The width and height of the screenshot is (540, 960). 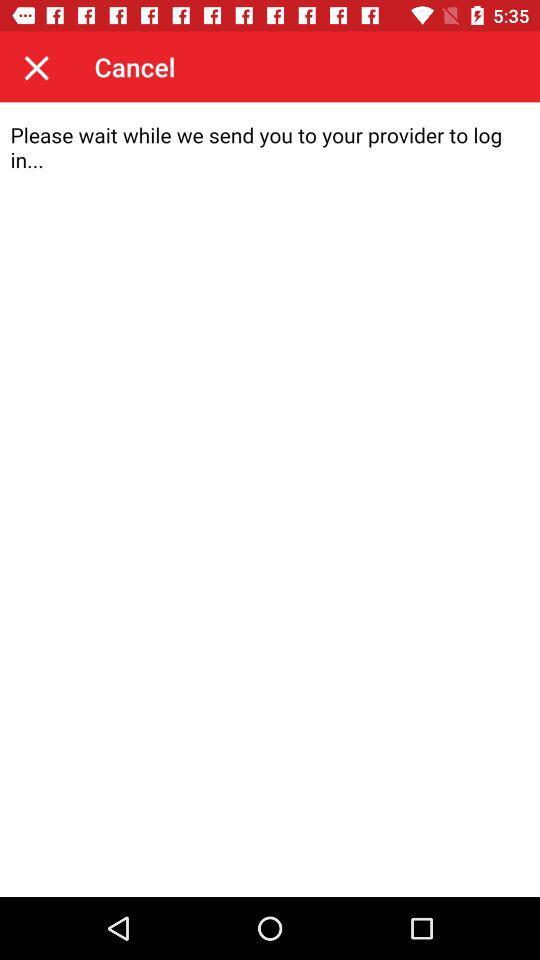 What do you see at coordinates (270, 498) in the screenshot?
I see `screen page` at bounding box center [270, 498].